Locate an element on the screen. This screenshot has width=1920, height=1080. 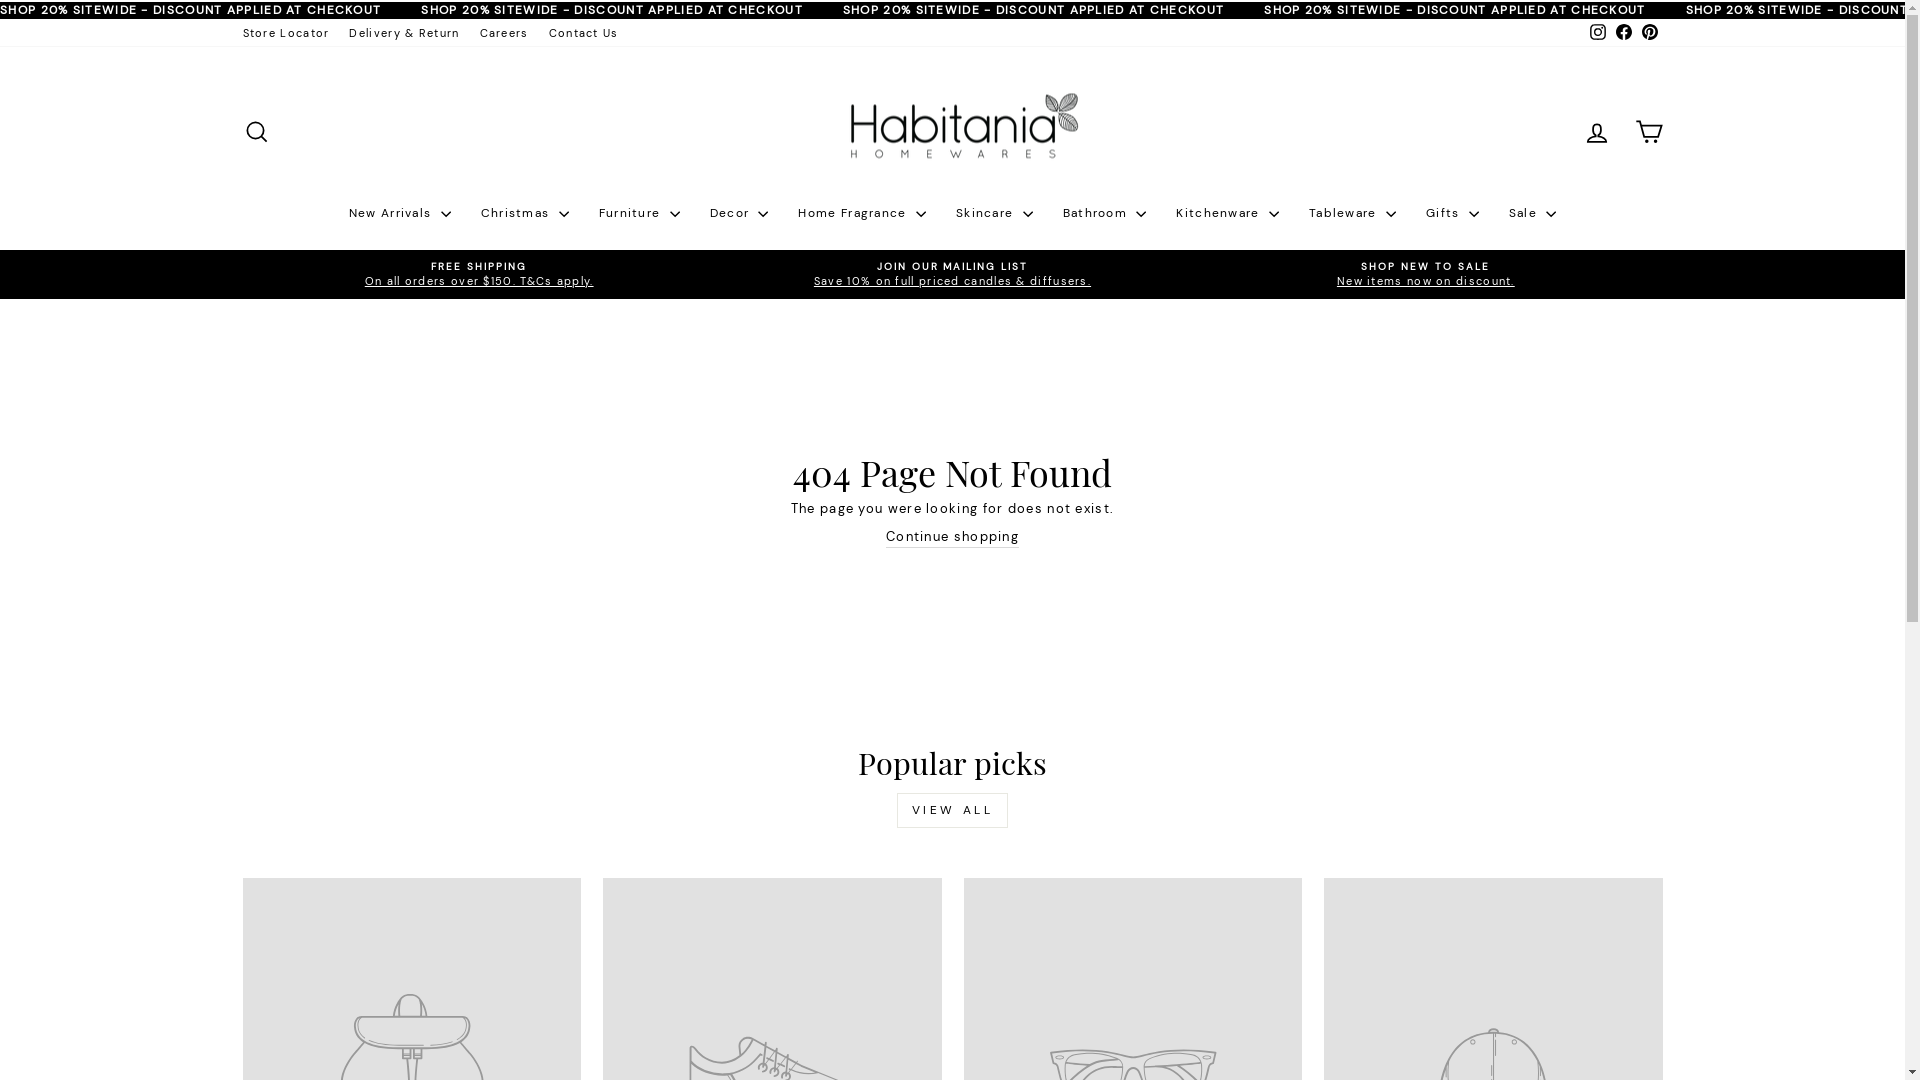
'Store Locator' is located at coordinates (231, 33).